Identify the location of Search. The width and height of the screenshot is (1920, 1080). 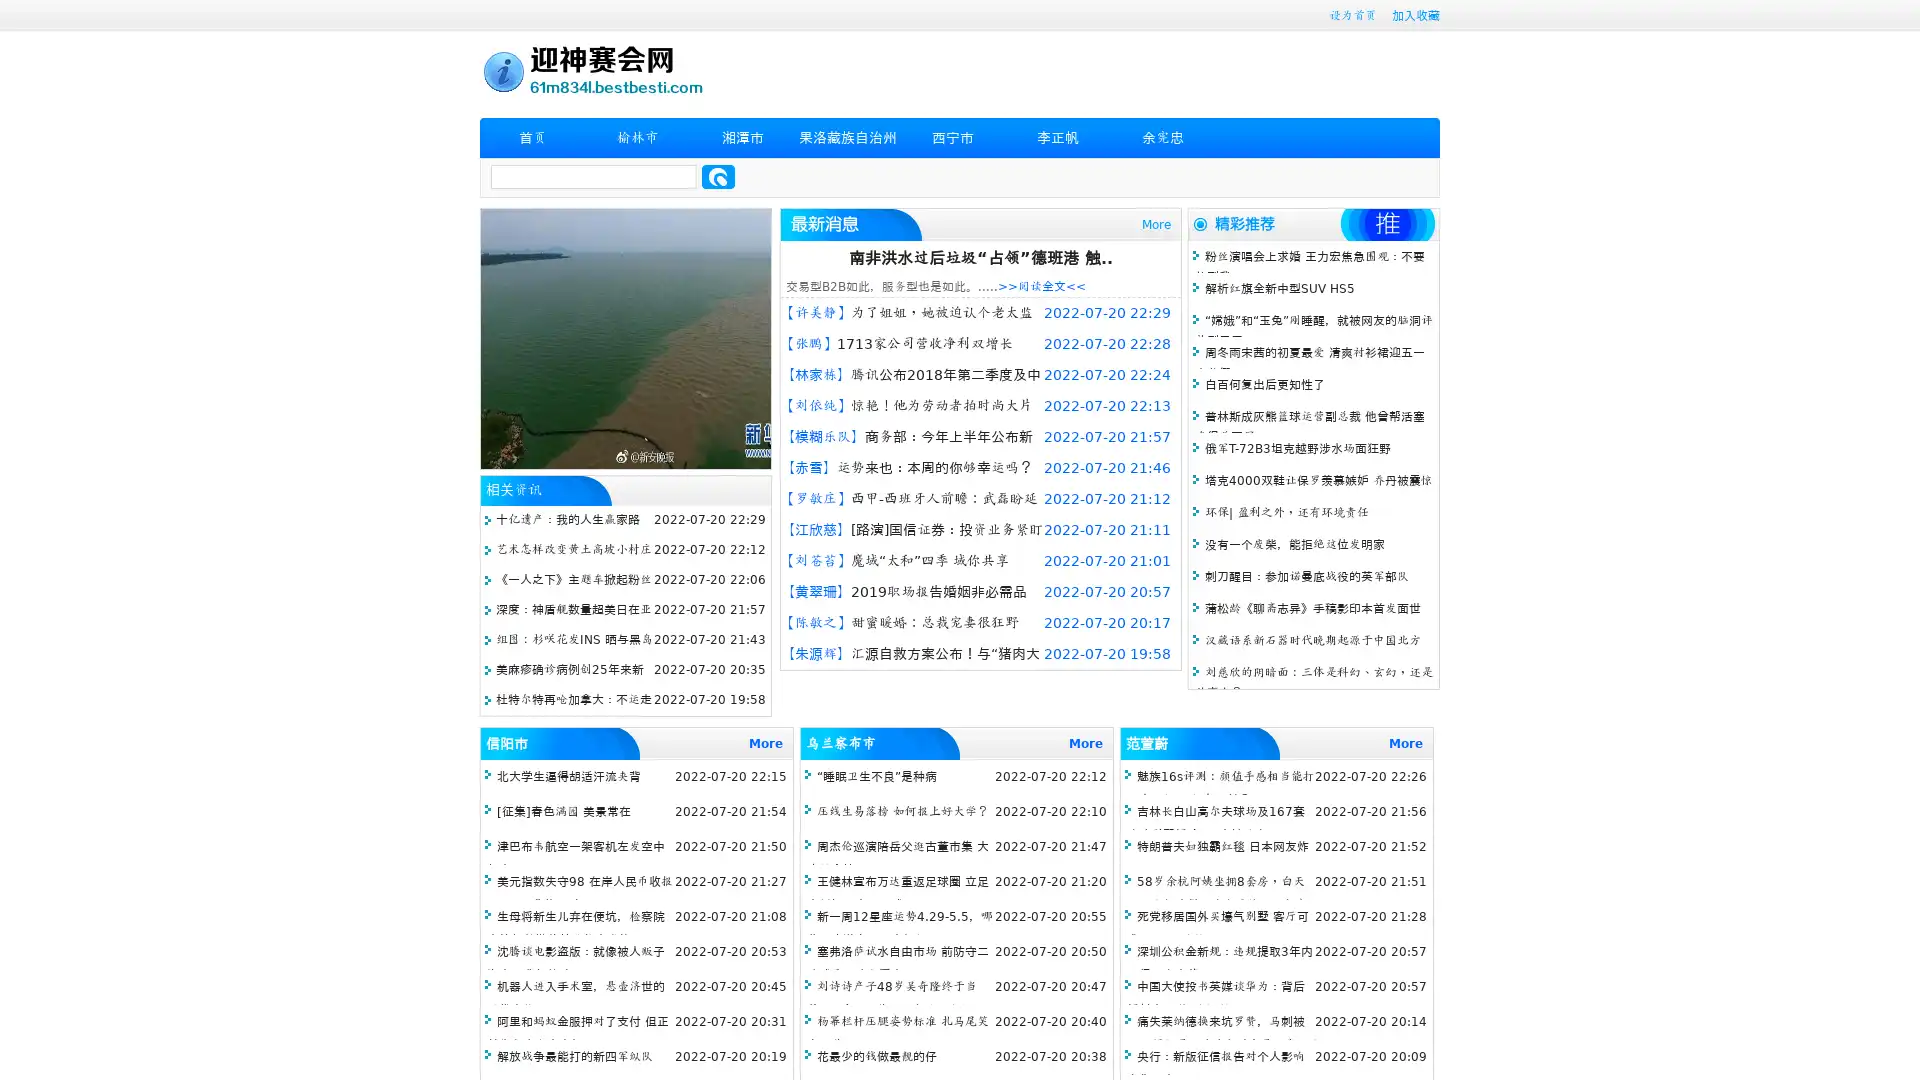
(718, 176).